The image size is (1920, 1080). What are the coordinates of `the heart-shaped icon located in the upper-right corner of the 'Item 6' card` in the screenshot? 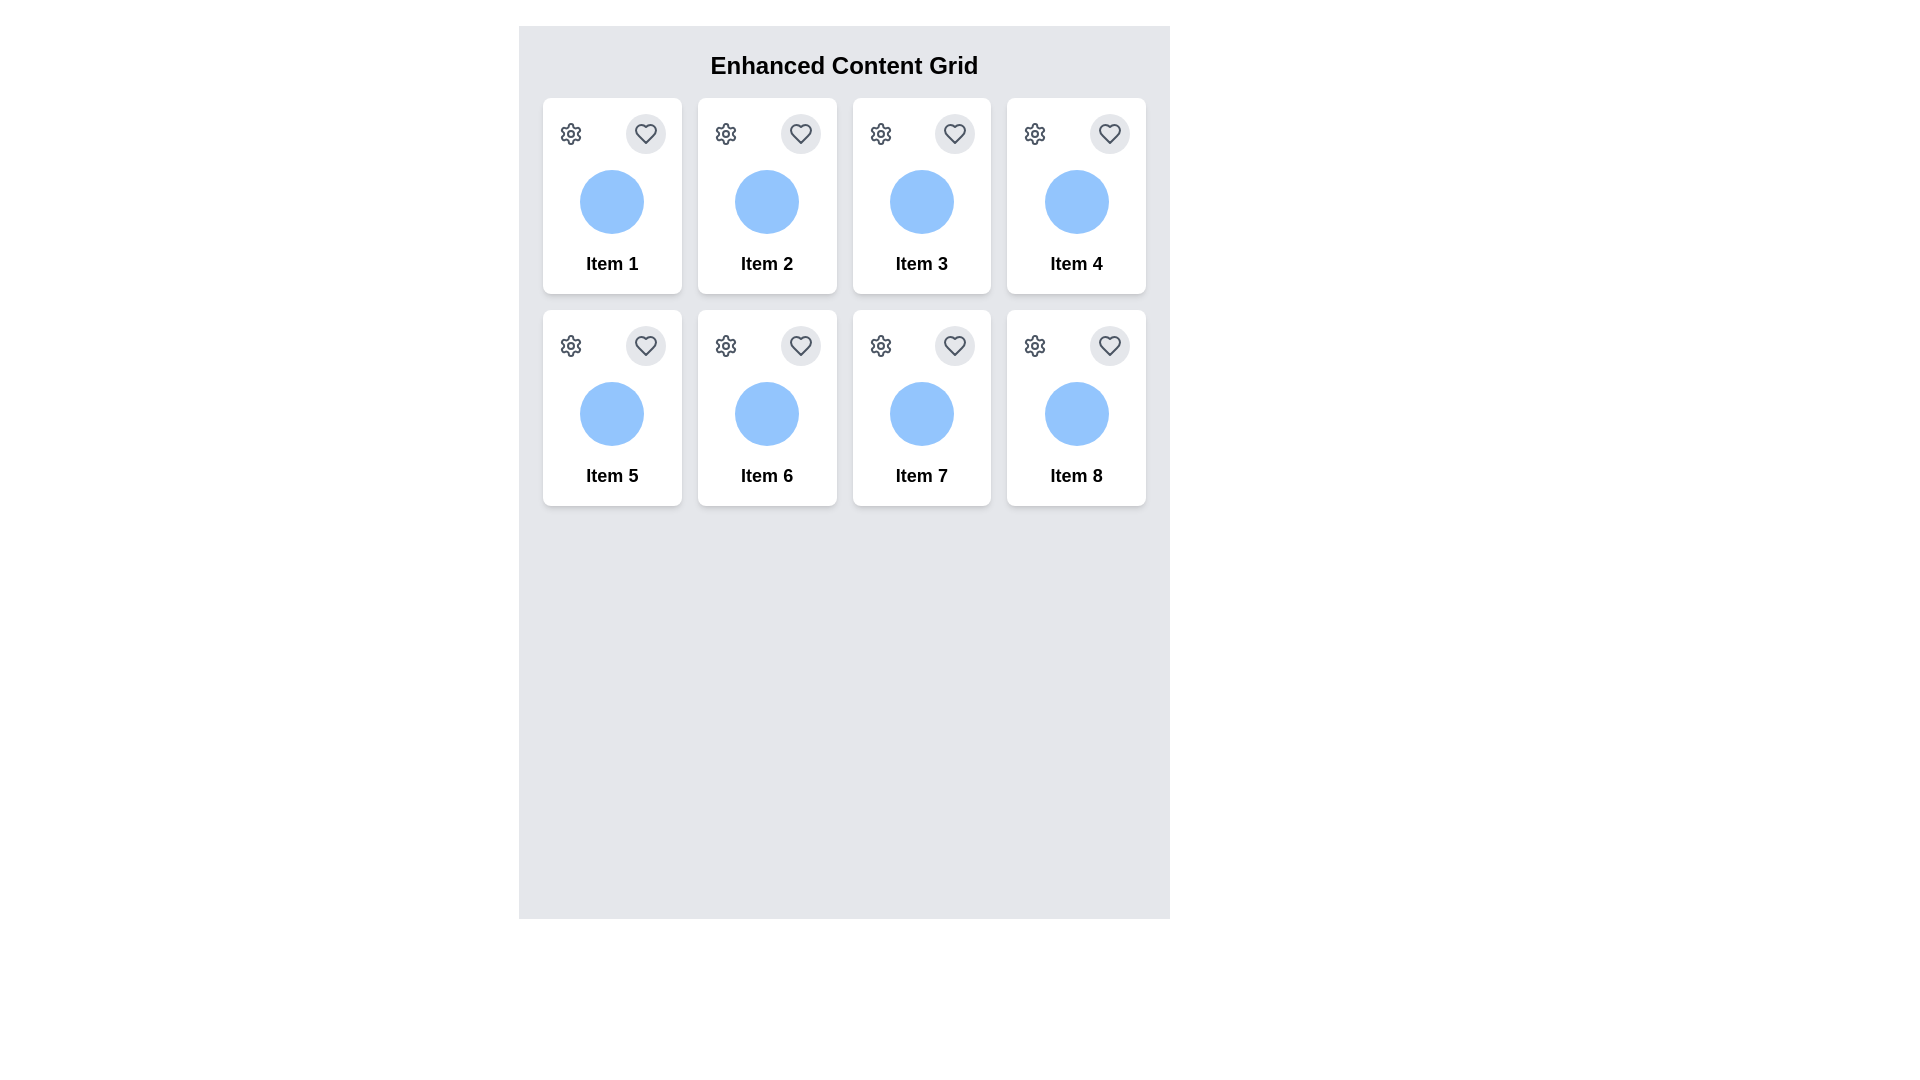 It's located at (800, 345).